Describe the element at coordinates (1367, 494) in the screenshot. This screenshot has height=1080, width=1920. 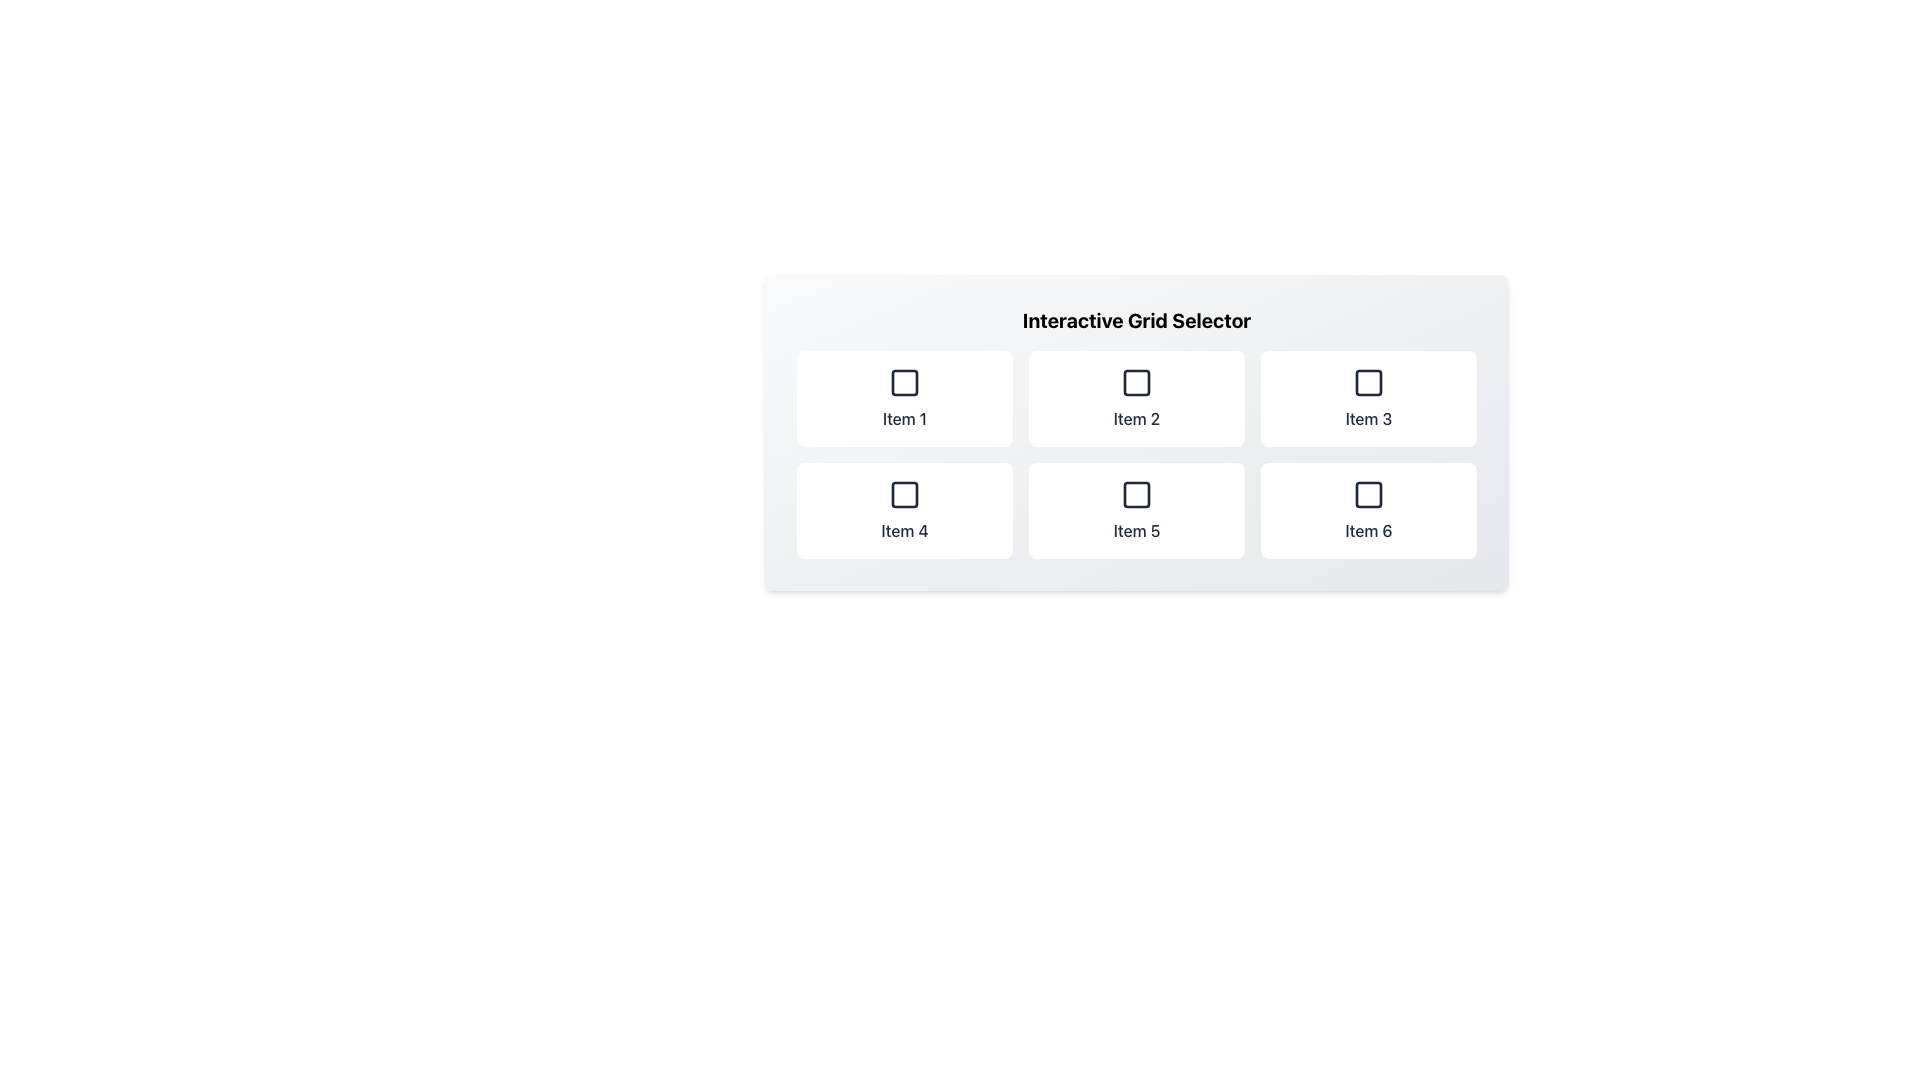
I see `the small, square-shaped UI component with rounded corners located centrally within the 'Item 6' box in the Interactive Grid Selector` at that location.